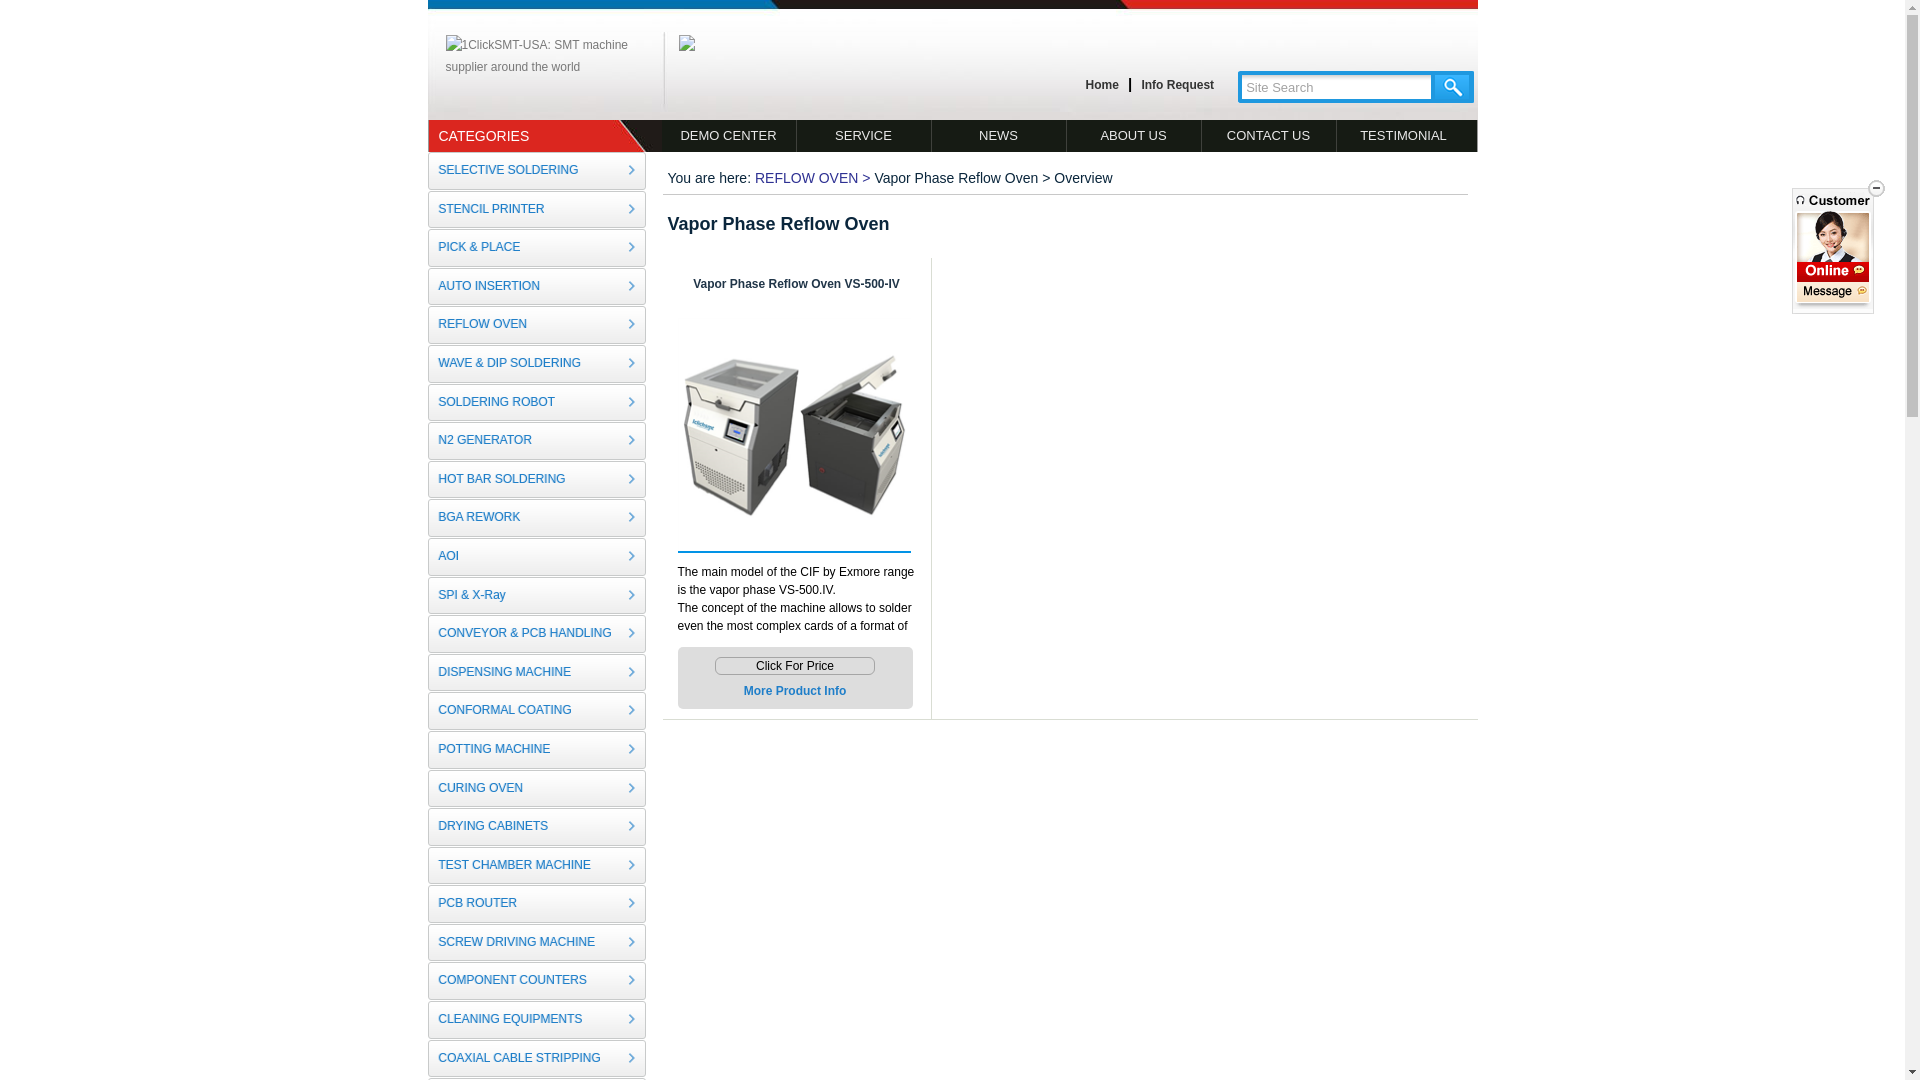 The width and height of the screenshot is (1920, 1080). I want to click on 'AOI', so click(537, 556).